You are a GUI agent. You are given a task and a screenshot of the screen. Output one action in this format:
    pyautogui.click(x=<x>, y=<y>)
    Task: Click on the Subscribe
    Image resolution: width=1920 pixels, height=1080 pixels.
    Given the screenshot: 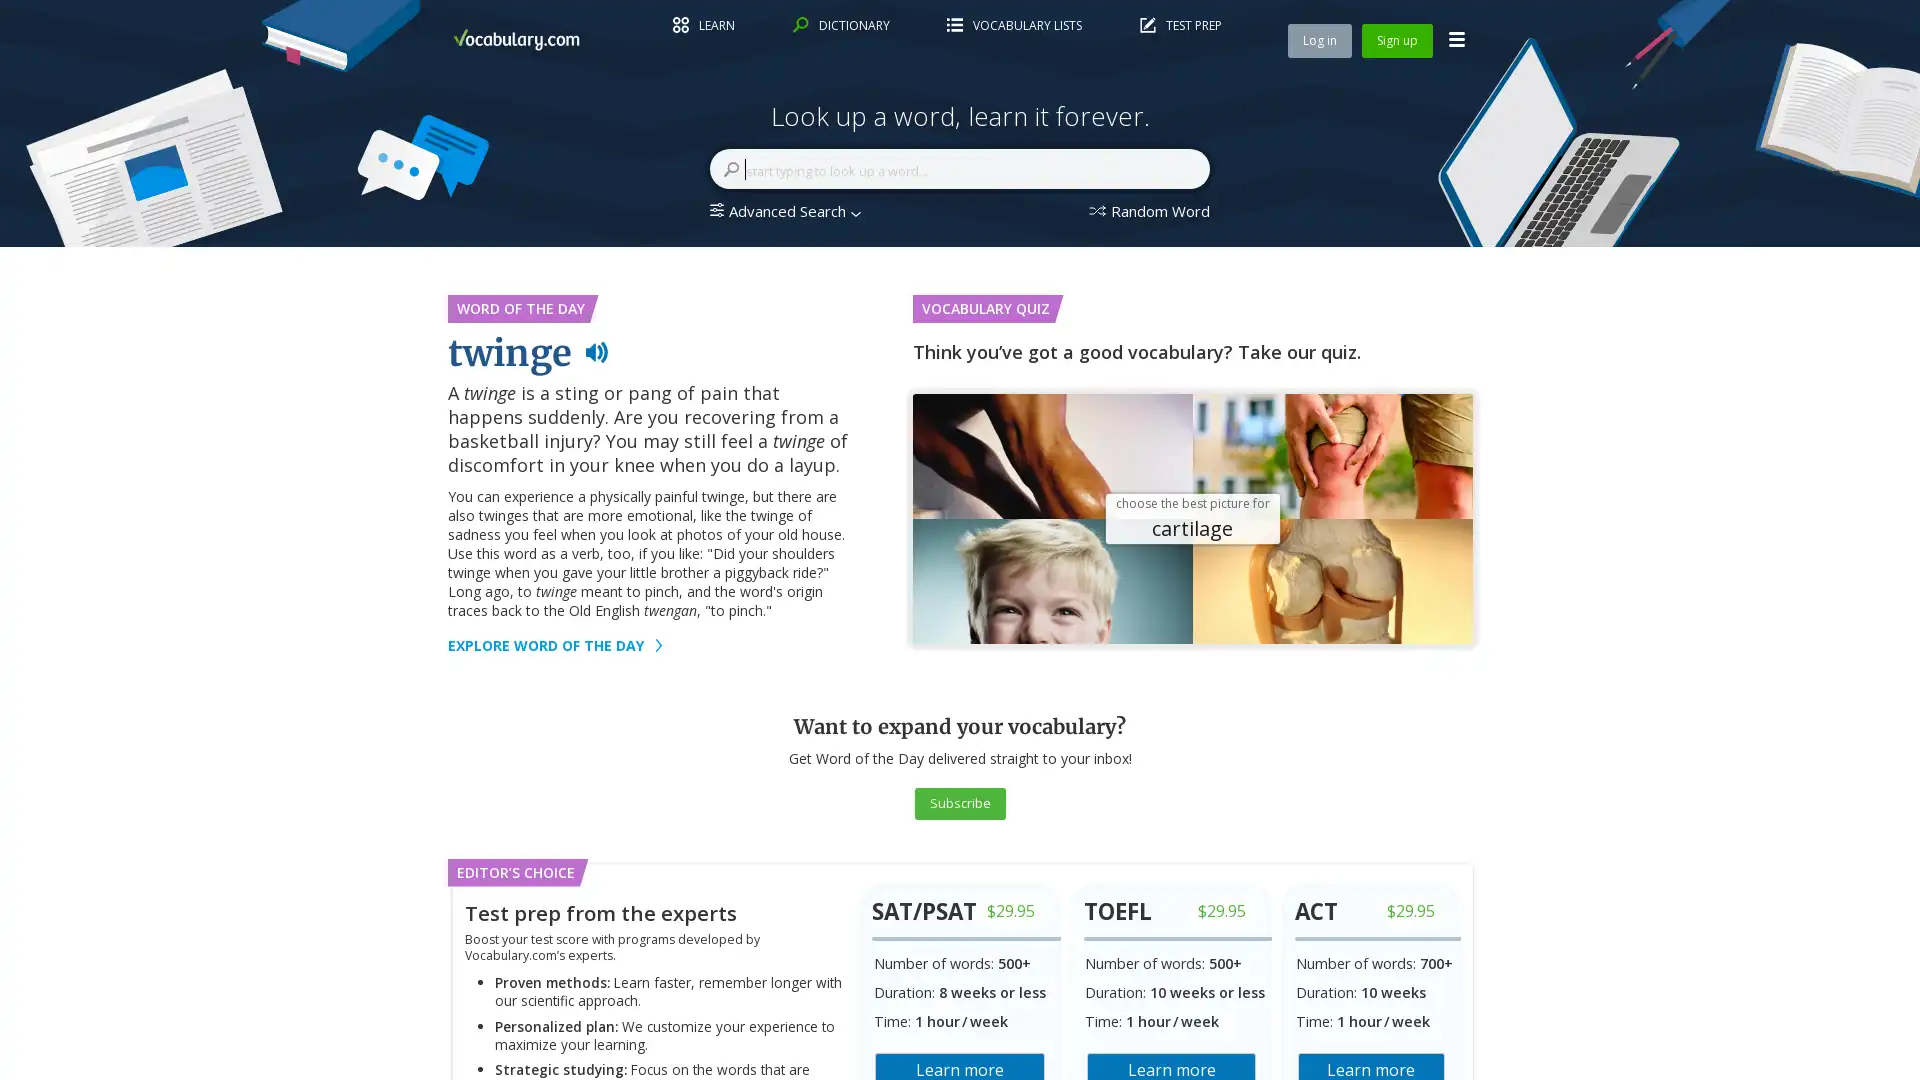 What is the action you would take?
    pyautogui.click(x=958, y=801)
    